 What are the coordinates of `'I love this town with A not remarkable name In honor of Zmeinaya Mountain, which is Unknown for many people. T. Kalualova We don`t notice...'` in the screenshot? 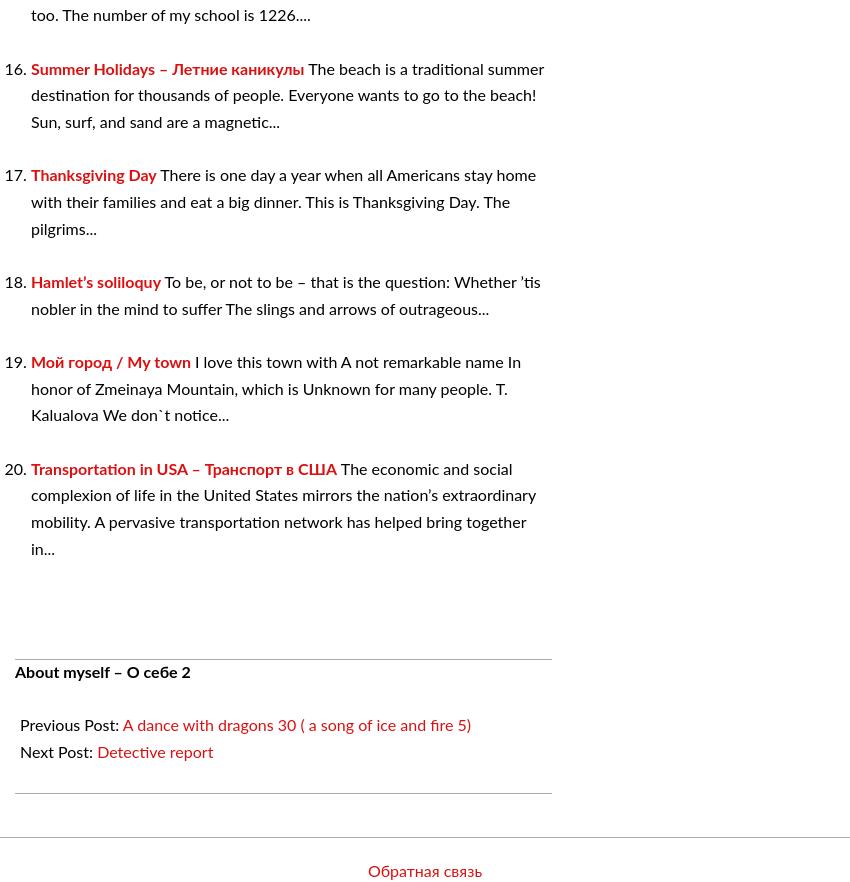 It's located at (30, 388).